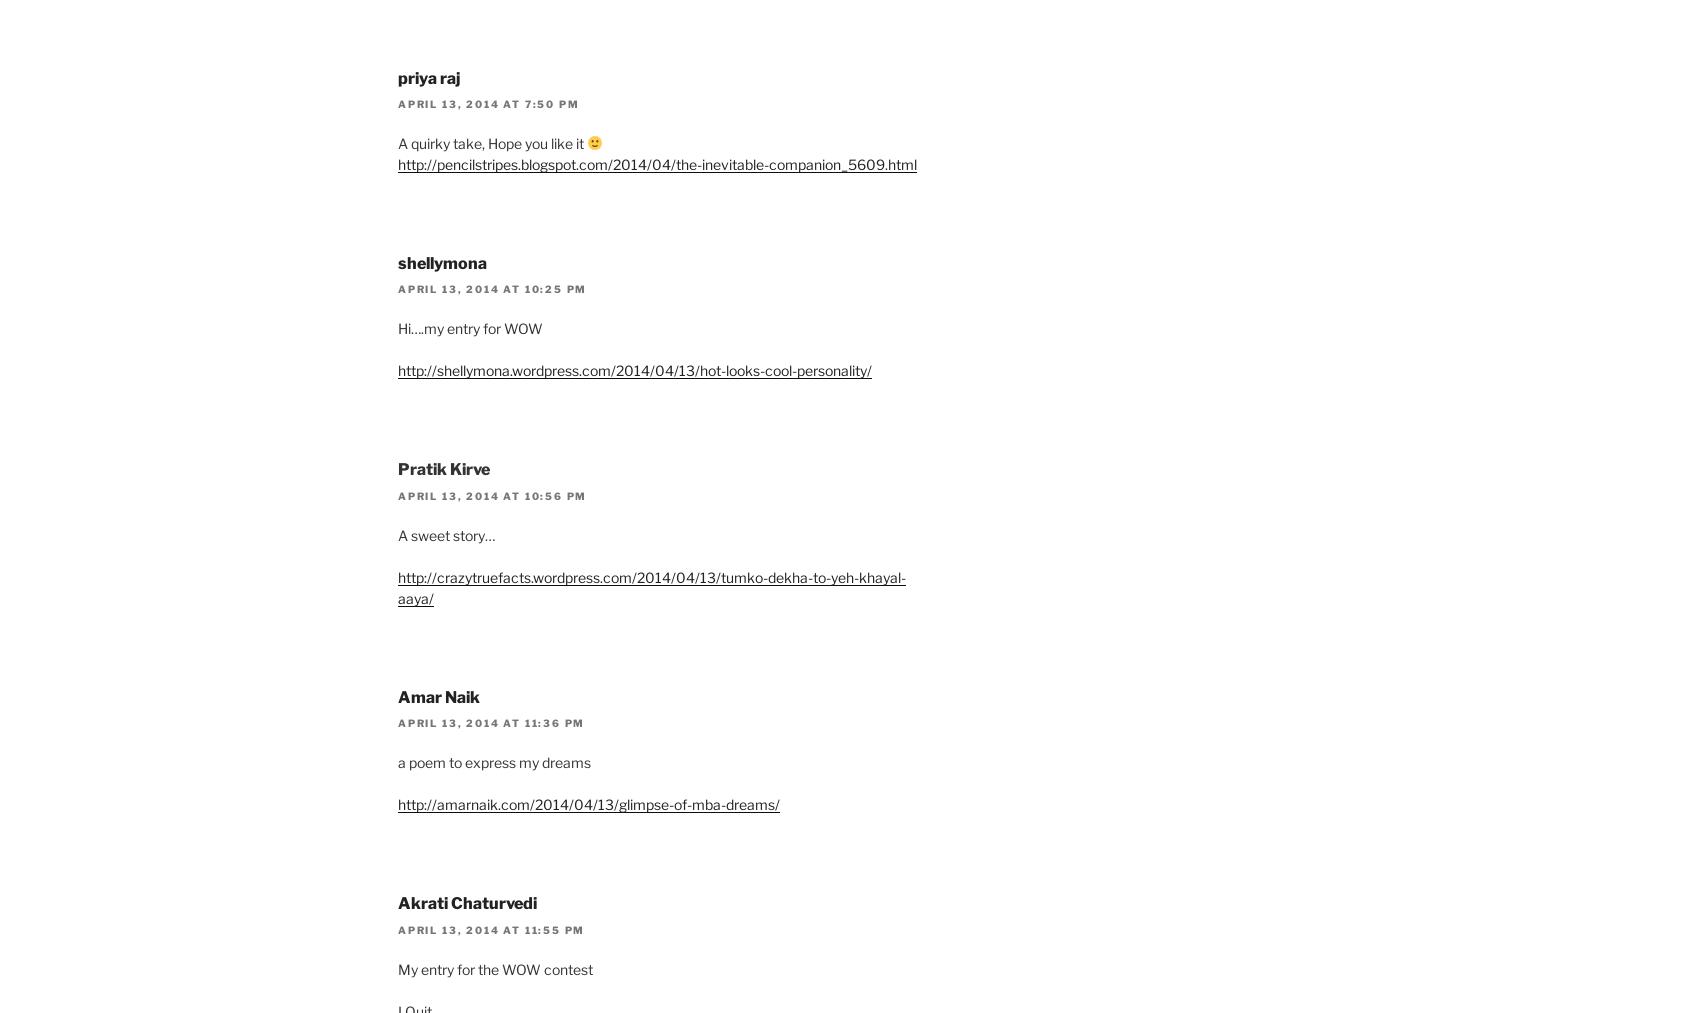  Describe the element at coordinates (492, 288) in the screenshot. I see `'April 13, 2014 at 10:25 pm'` at that location.